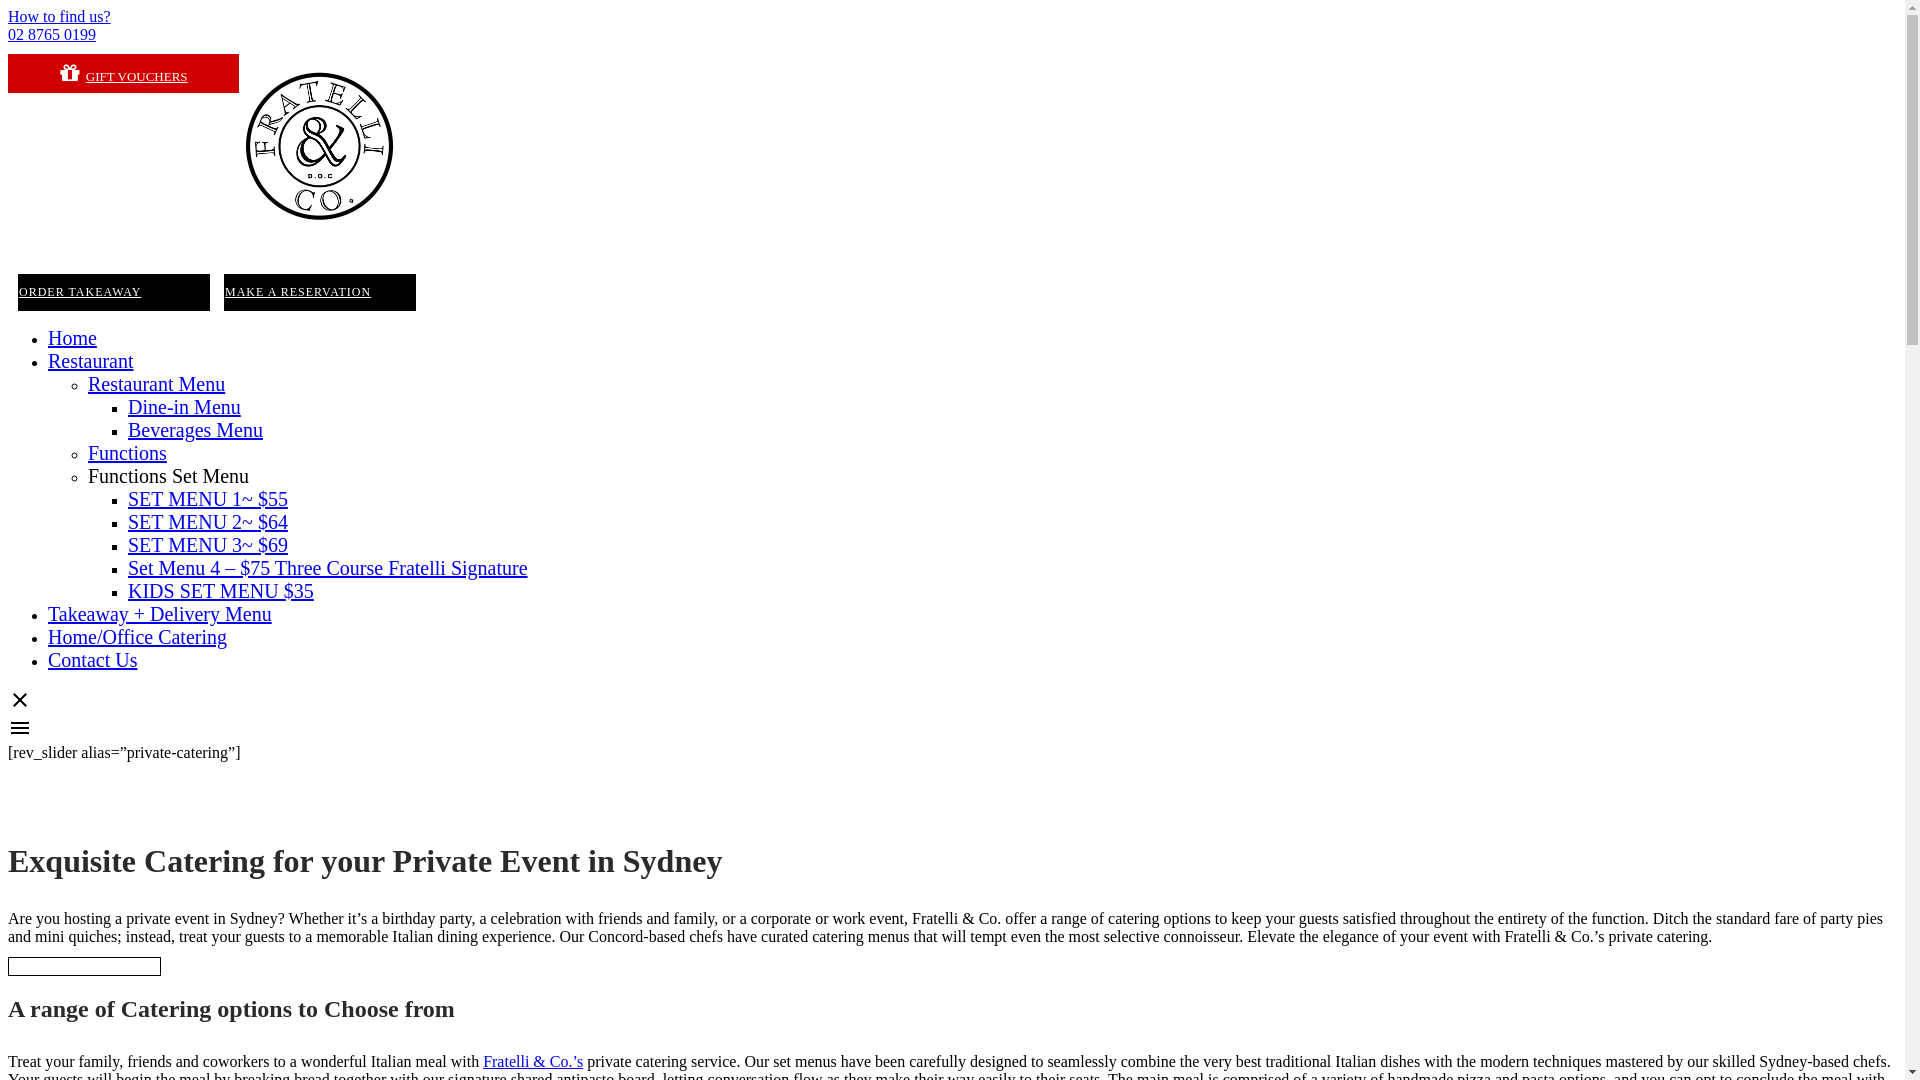 This screenshot has height=1080, width=1920. I want to click on 'Takeaway + Delivery Menu', so click(158, 612).